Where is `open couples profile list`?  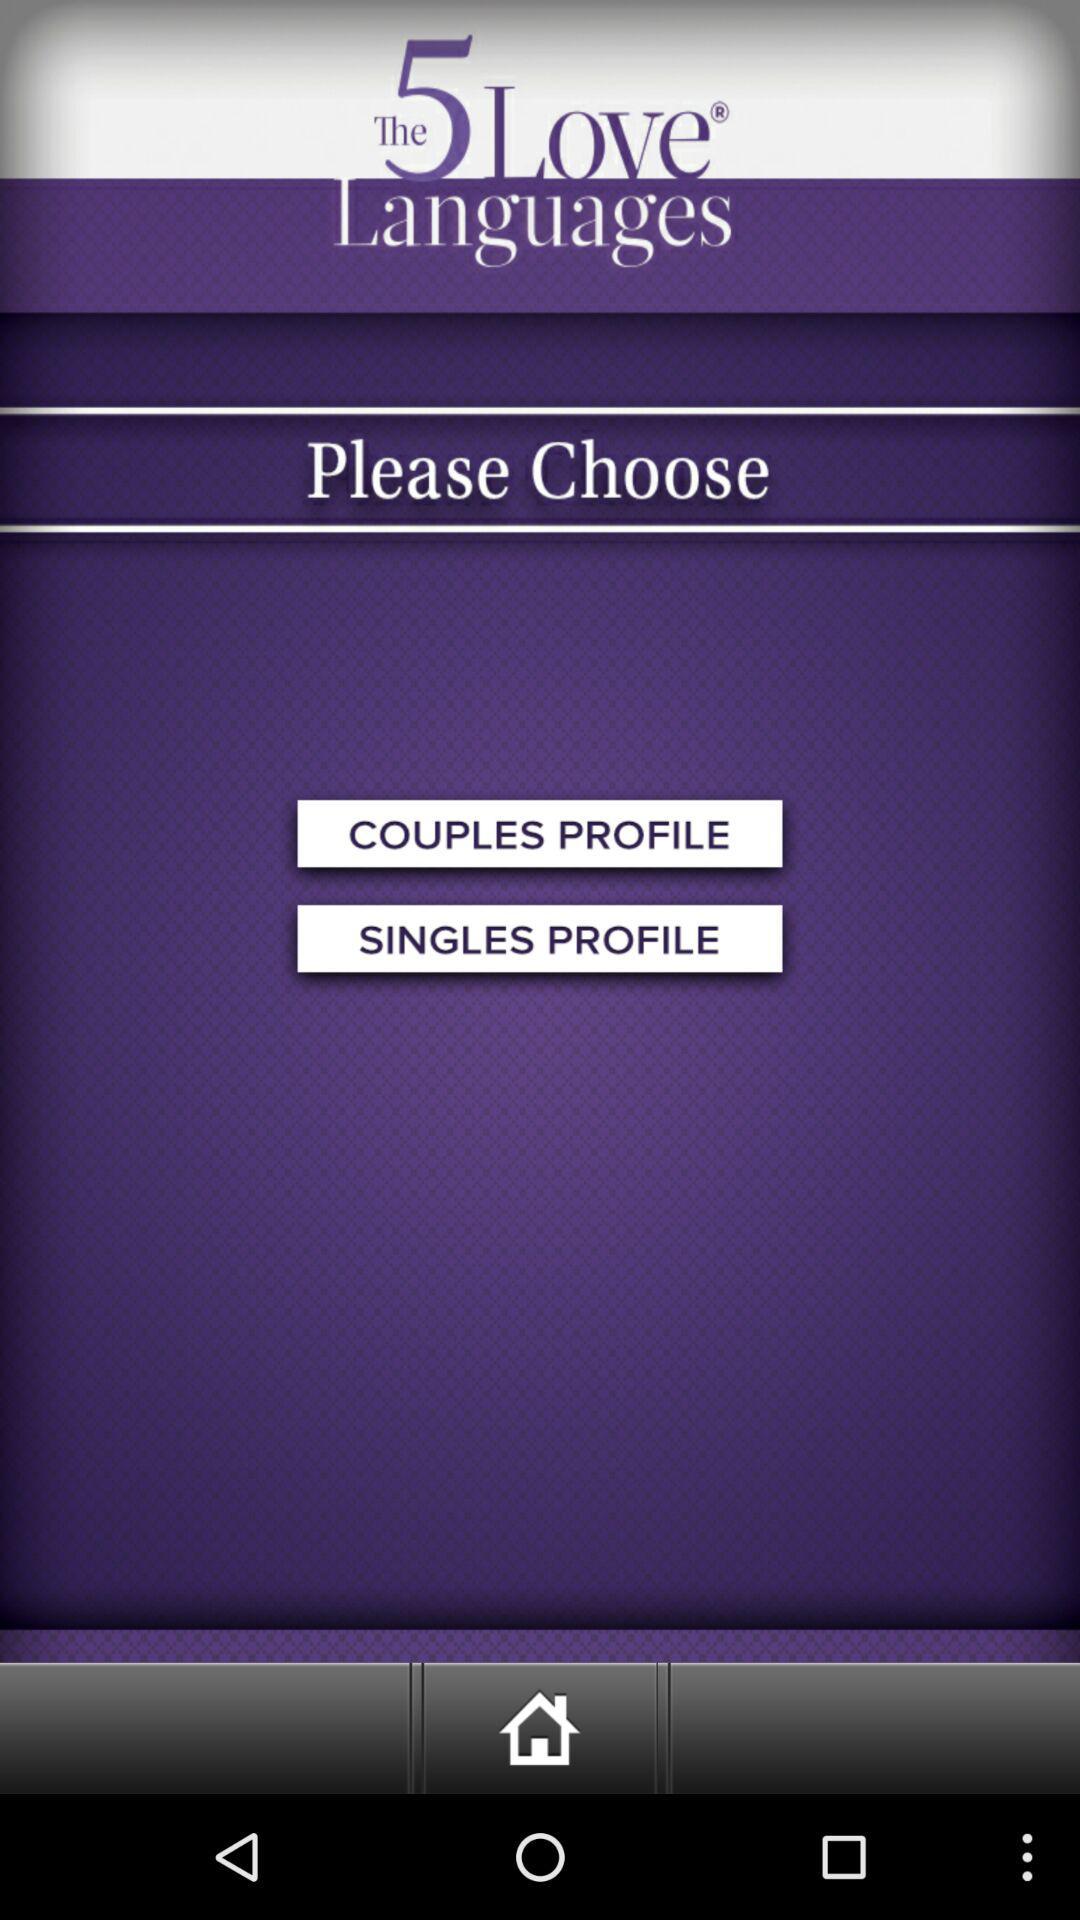 open couples profile list is located at coordinates (540, 840).